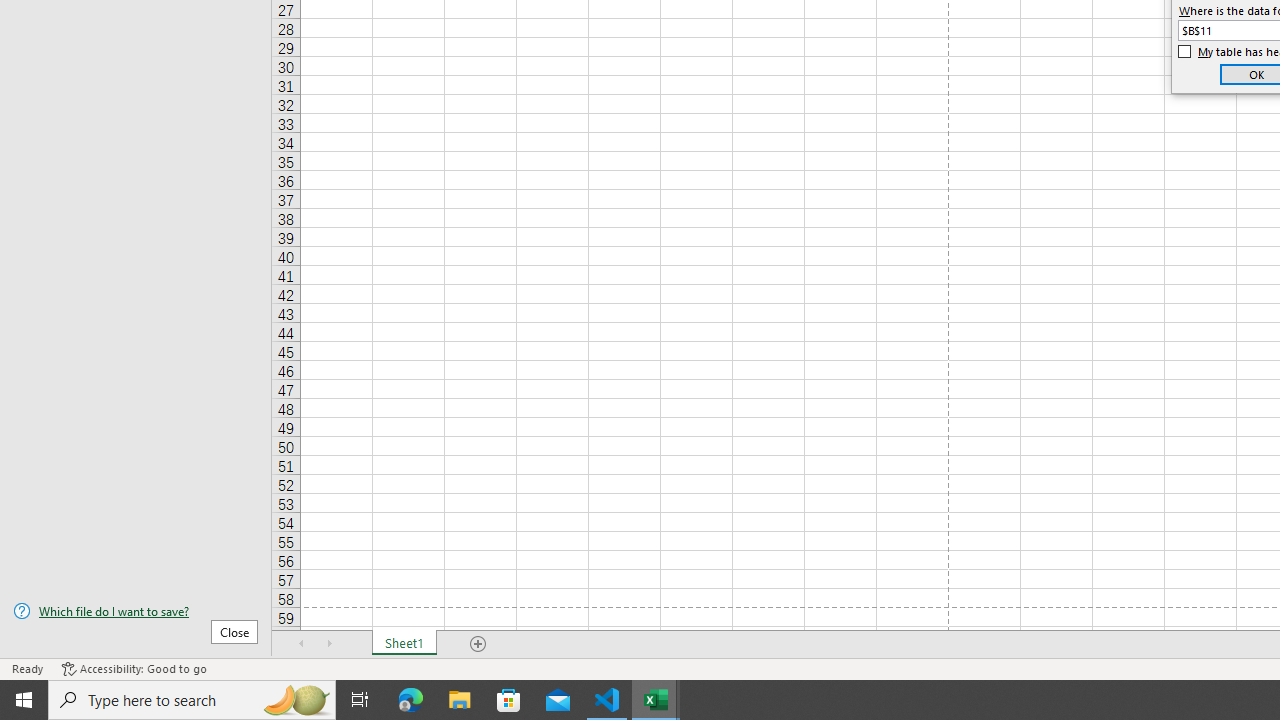 This screenshot has height=720, width=1280. What do you see at coordinates (234, 631) in the screenshot?
I see `'Close'` at bounding box center [234, 631].